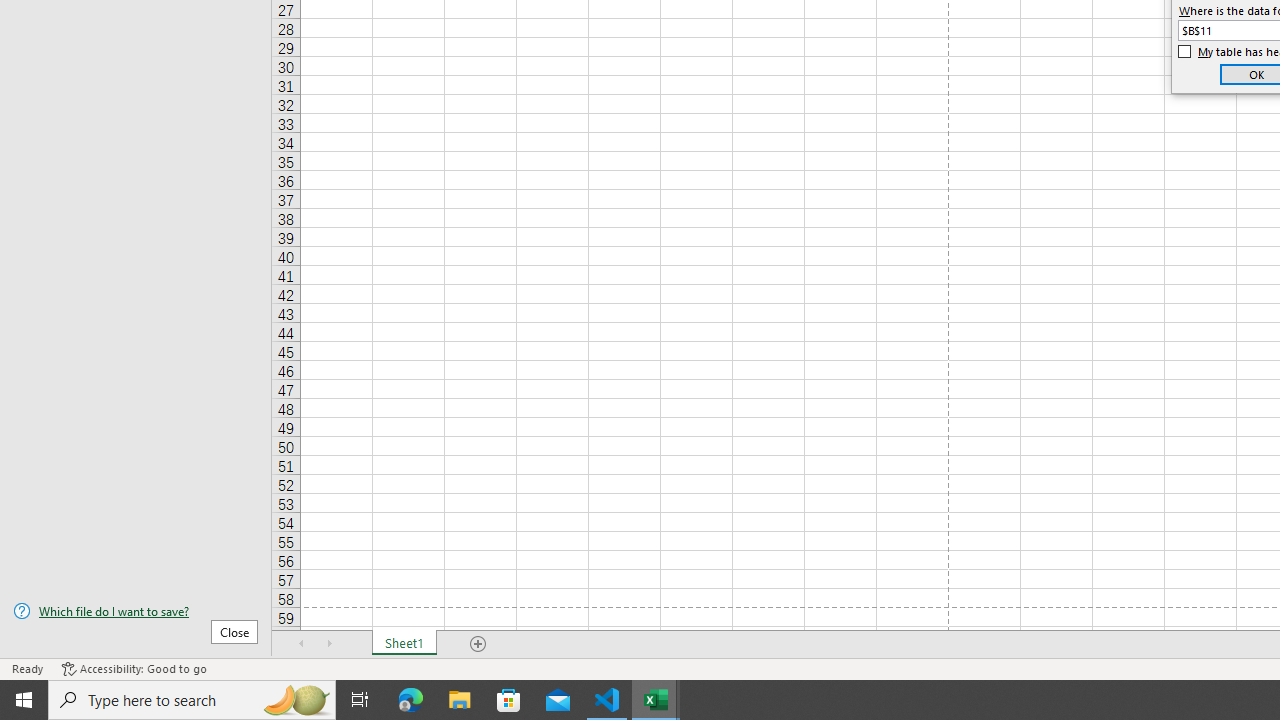 This screenshot has height=720, width=1280. What do you see at coordinates (234, 631) in the screenshot?
I see `'Close'` at bounding box center [234, 631].